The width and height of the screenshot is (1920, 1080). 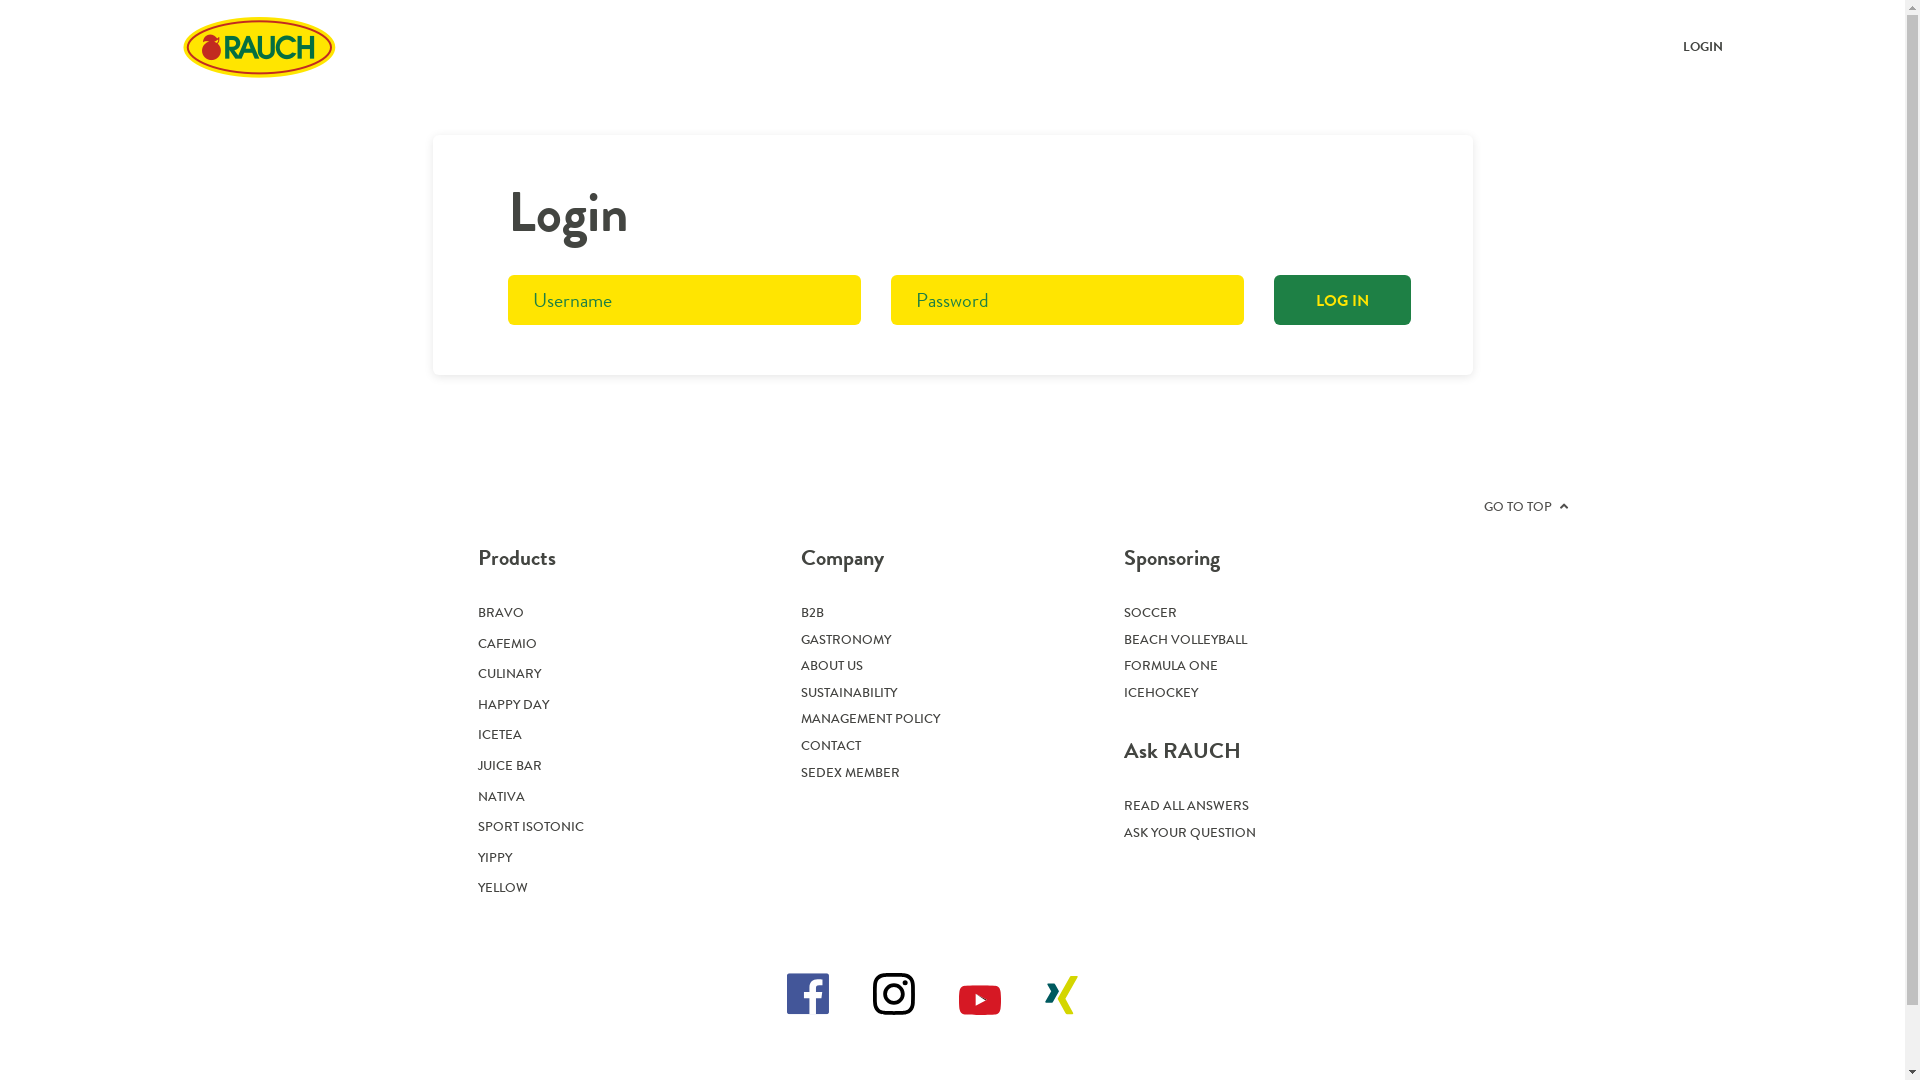 I want to click on 'BEACH VOLLEYBALL', so click(x=1185, y=639).